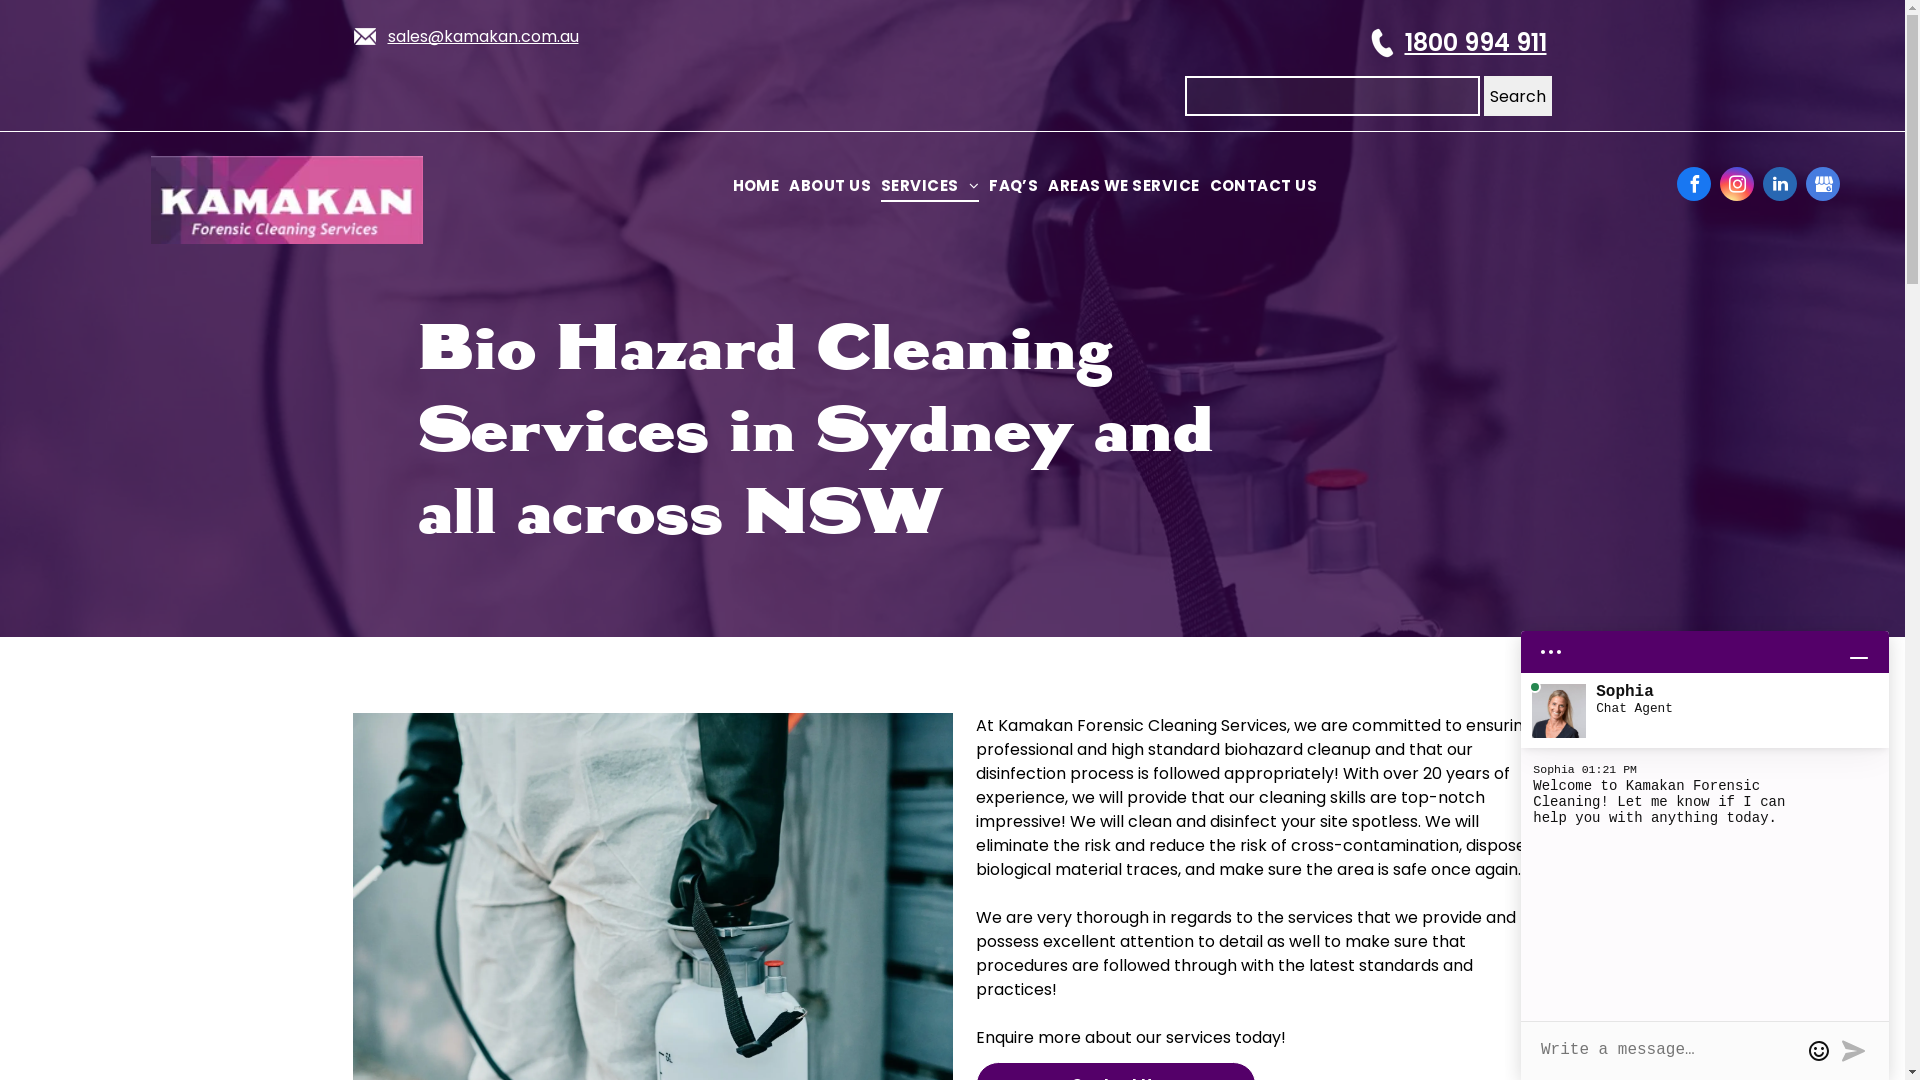  What do you see at coordinates (929, 186) in the screenshot?
I see `'SERVICES'` at bounding box center [929, 186].